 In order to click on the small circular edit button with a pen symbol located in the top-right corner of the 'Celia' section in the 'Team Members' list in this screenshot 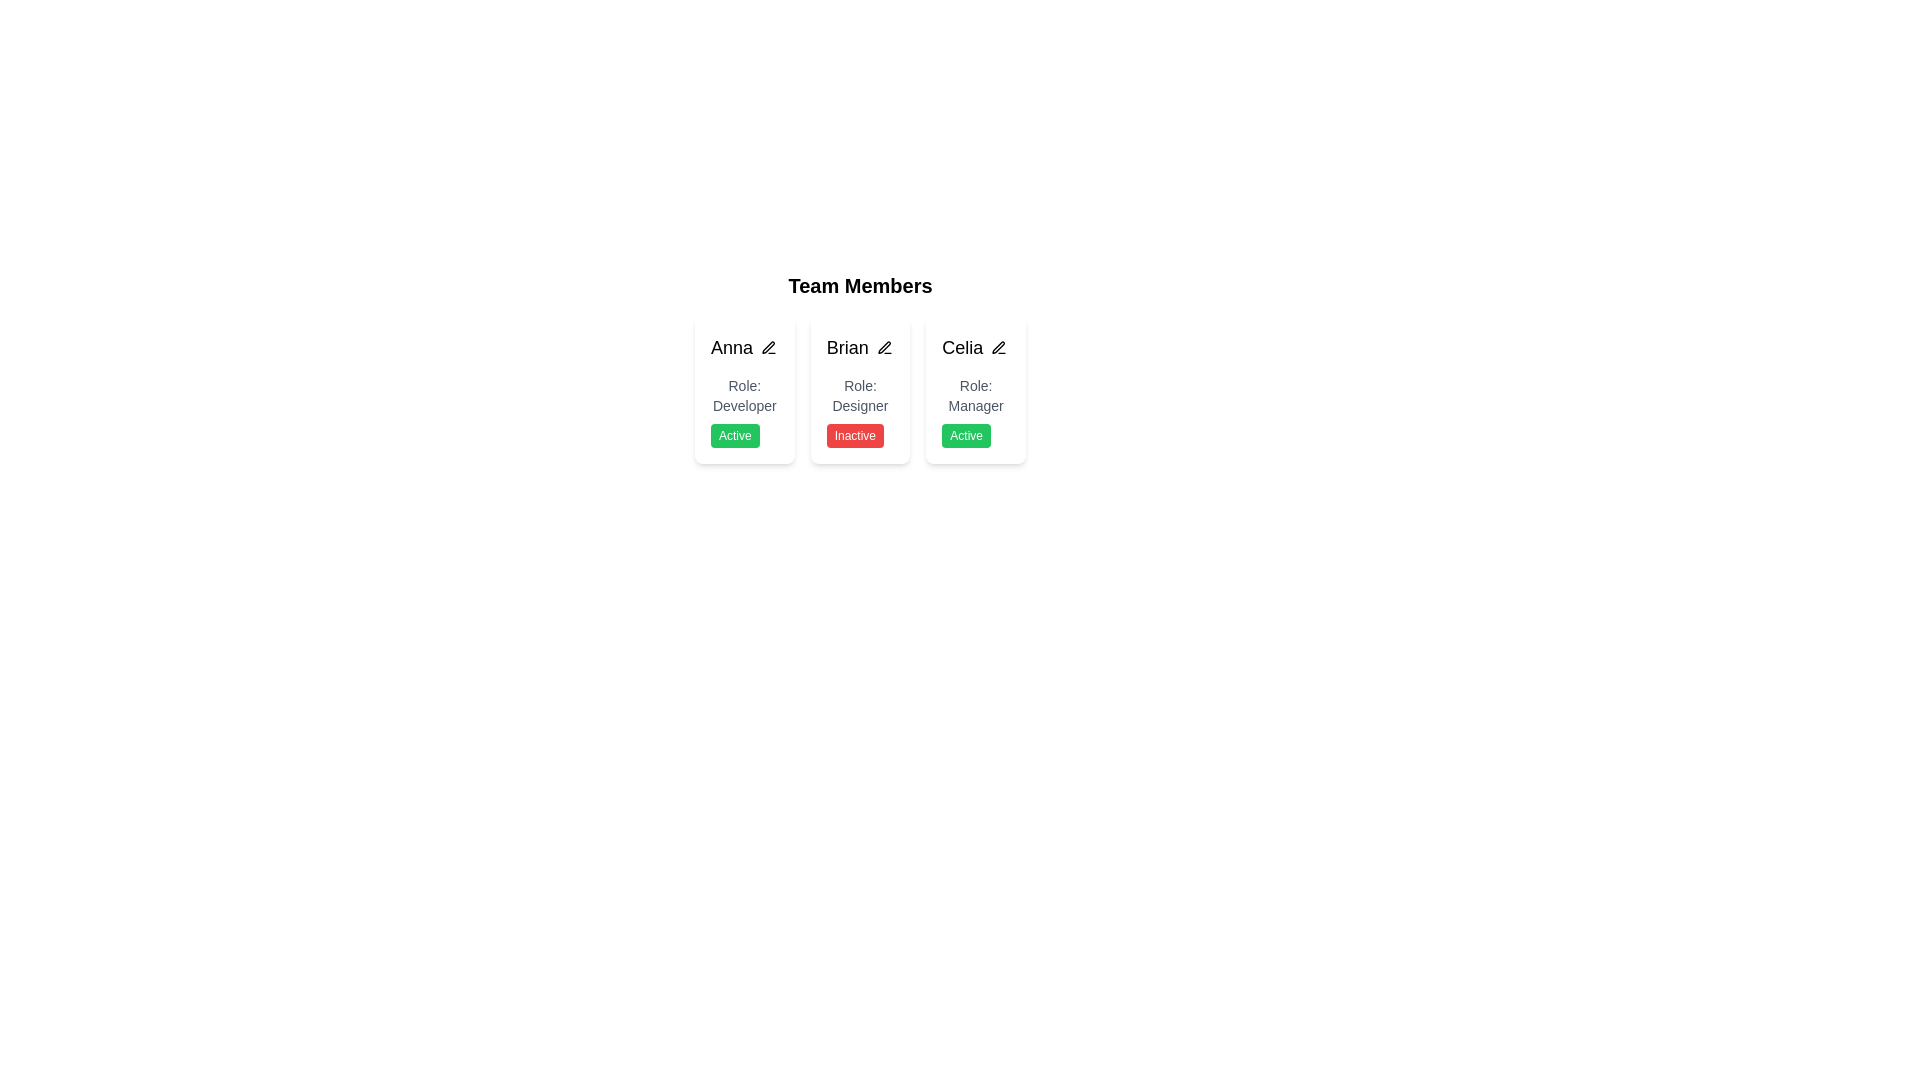, I will do `click(999, 346)`.